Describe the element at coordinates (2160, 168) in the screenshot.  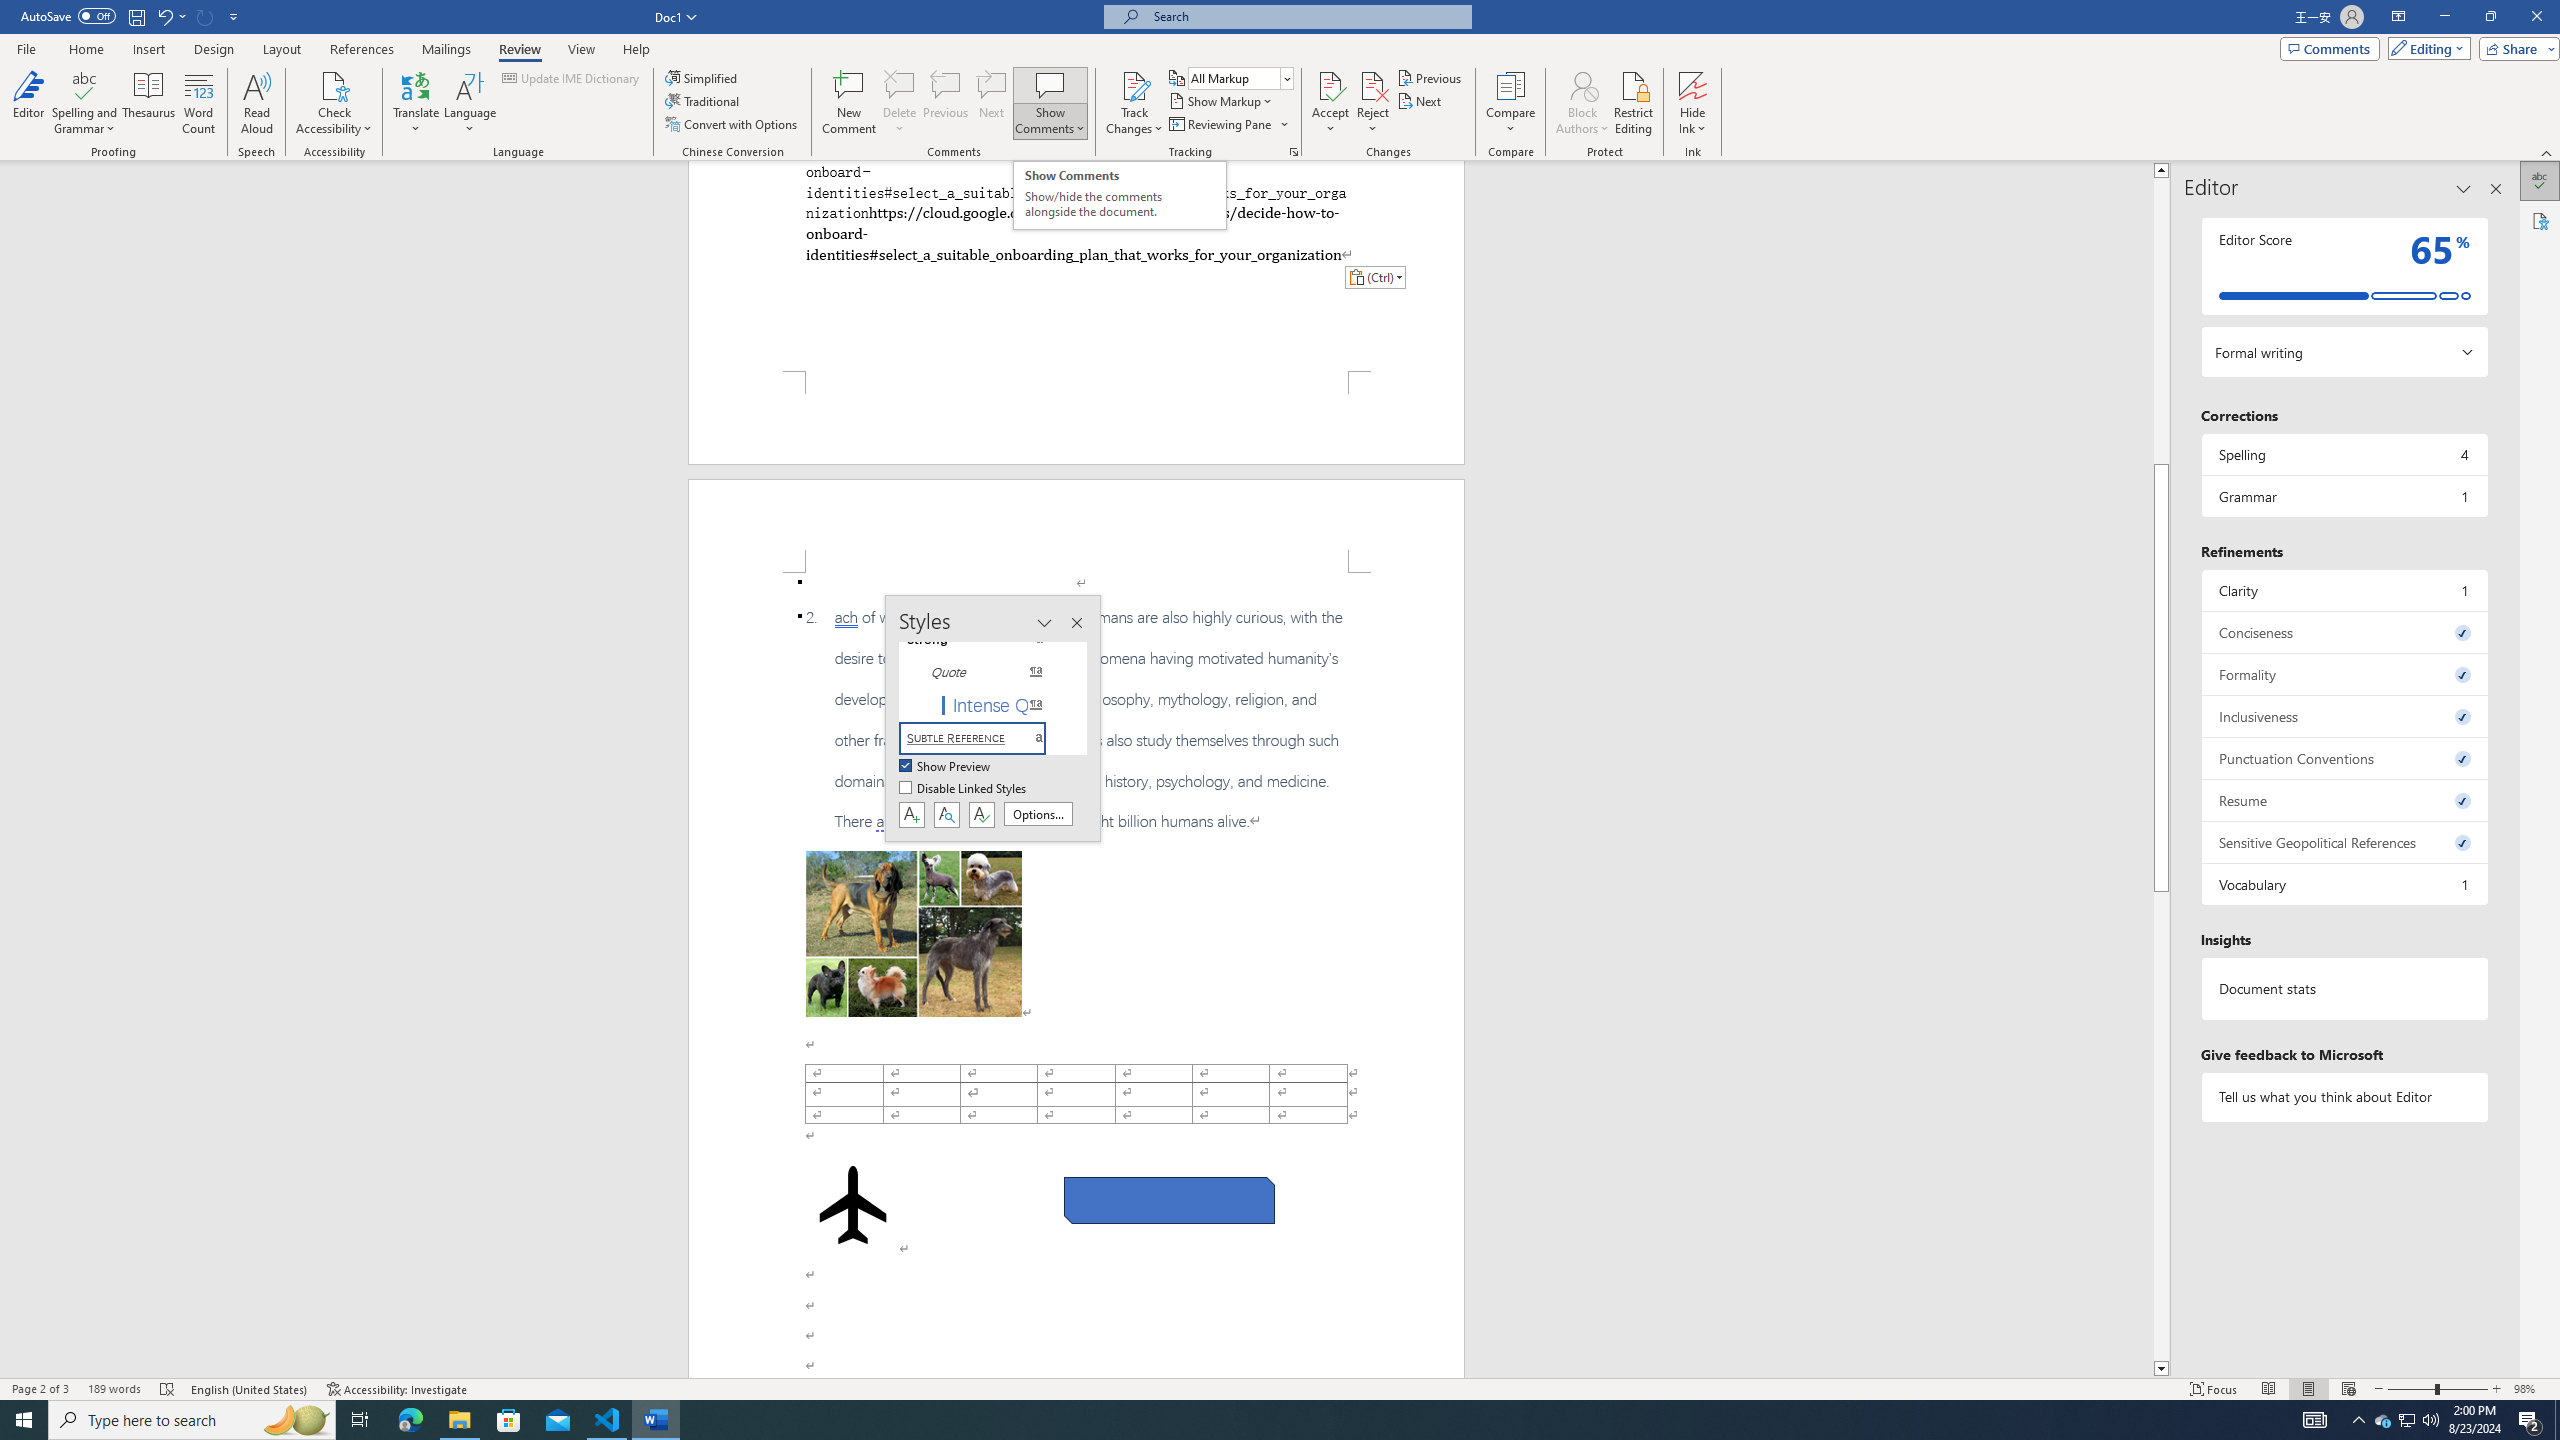
I see `'Line up'` at that location.